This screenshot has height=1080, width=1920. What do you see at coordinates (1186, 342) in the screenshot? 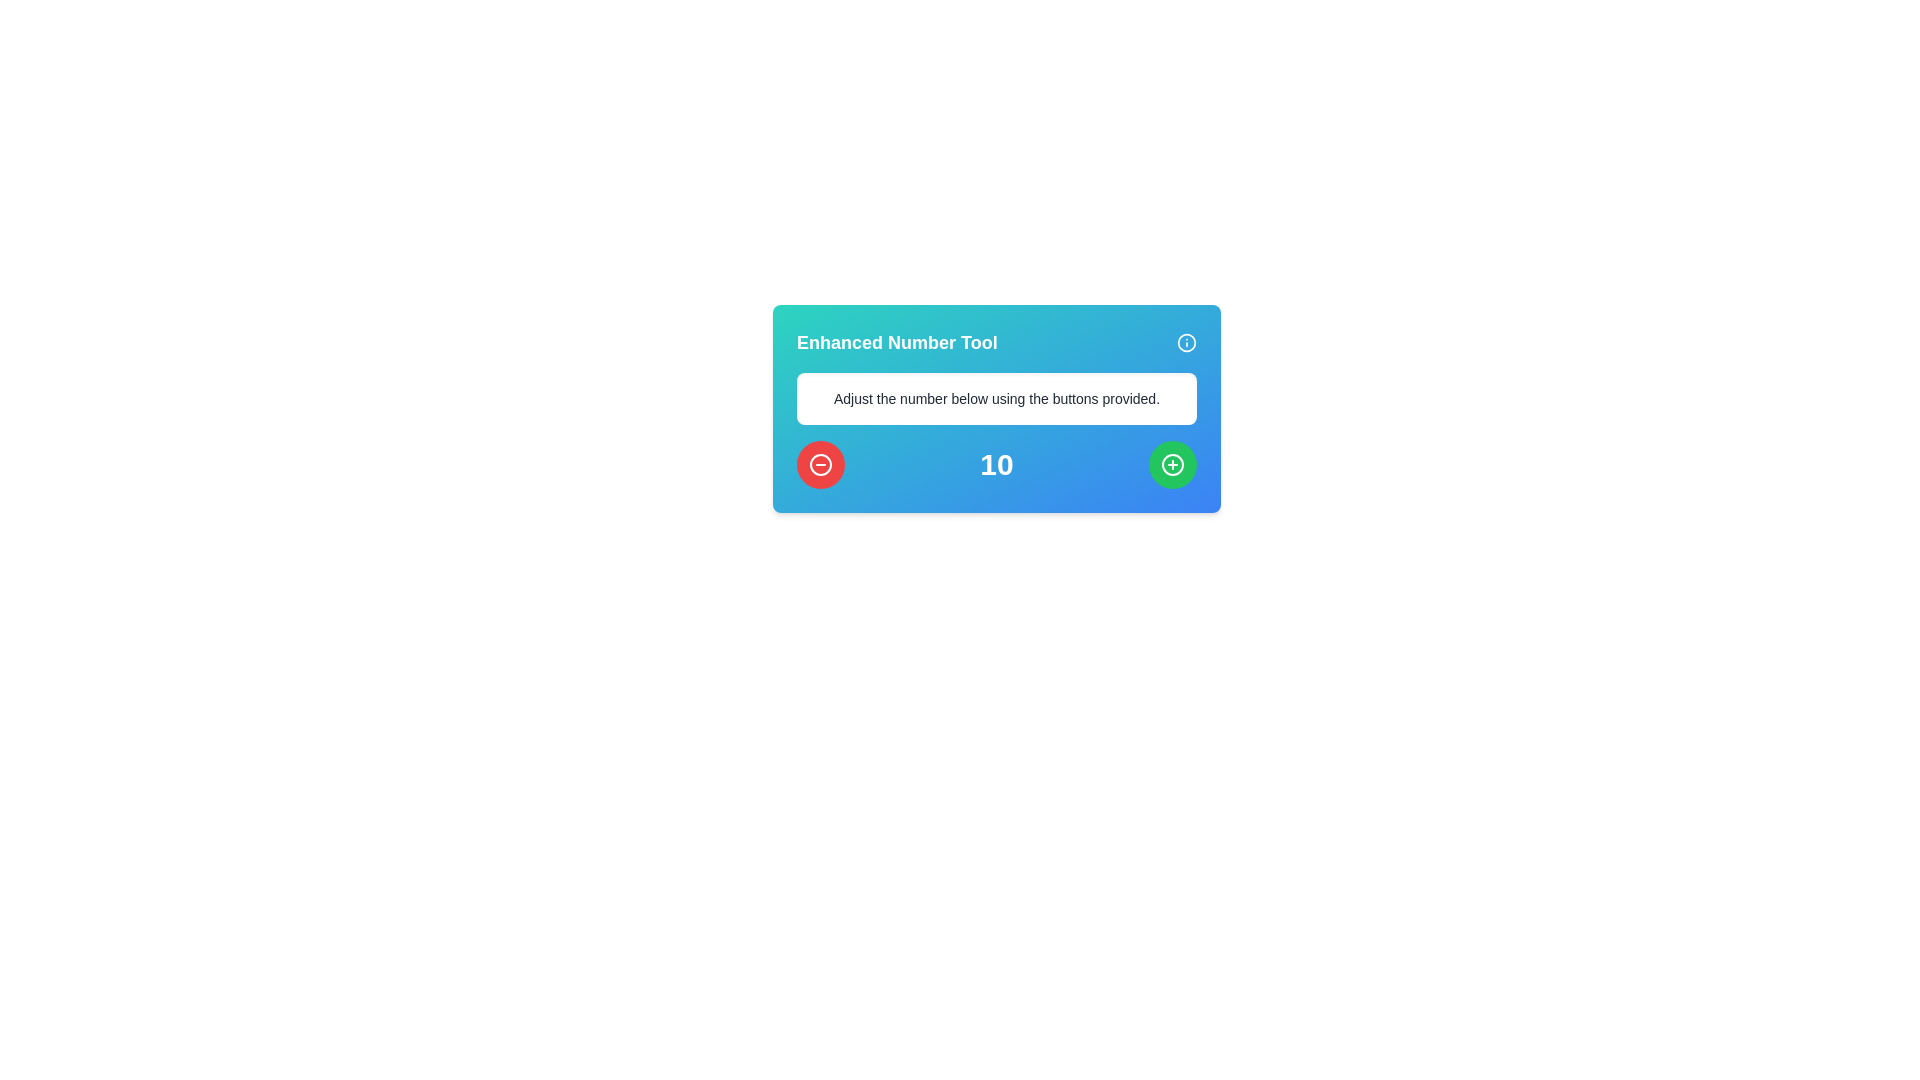
I see `the help icon button located at the top-right corner of the 'Enhanced Number Tool' component` at bounding box center [1186, 342].